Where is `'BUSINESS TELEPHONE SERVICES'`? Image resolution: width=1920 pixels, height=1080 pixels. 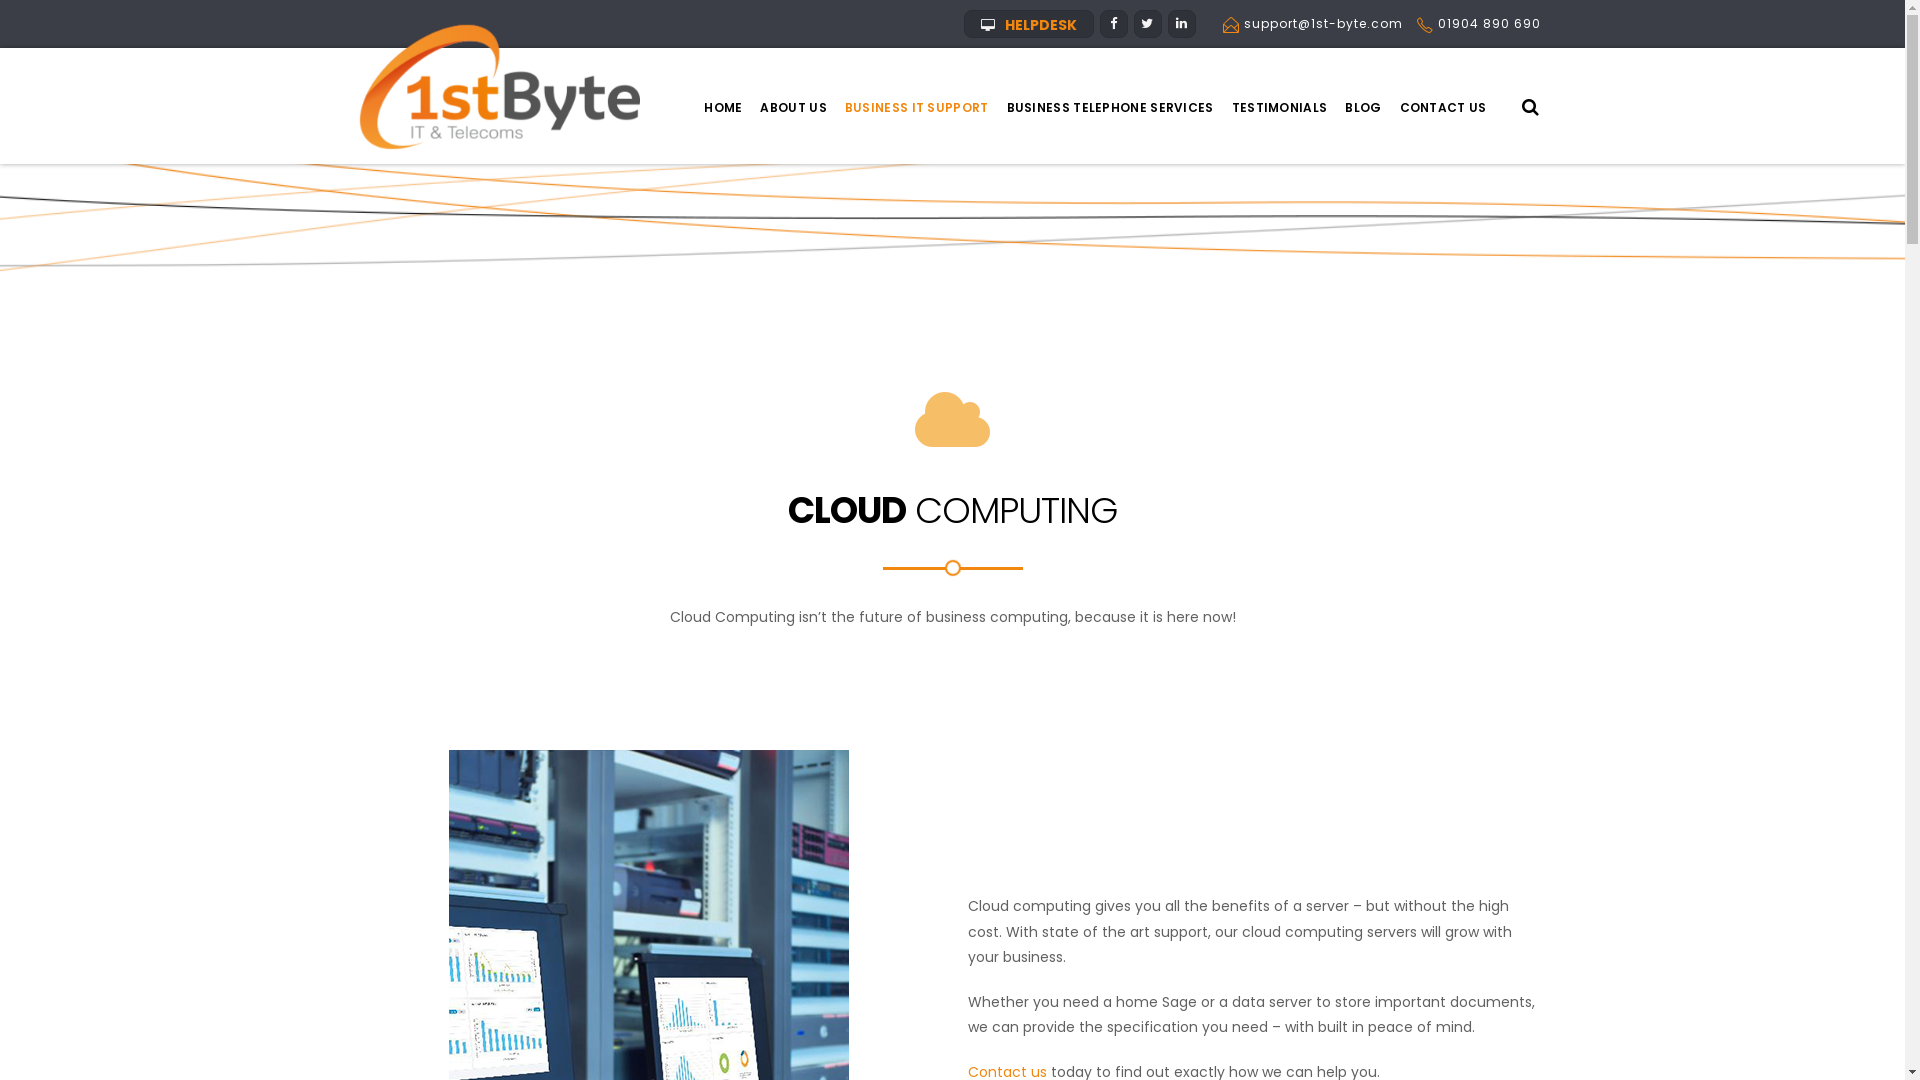
'BUSINESS TELEPHONE SERVICES' is located at coordinates (1109, 108).